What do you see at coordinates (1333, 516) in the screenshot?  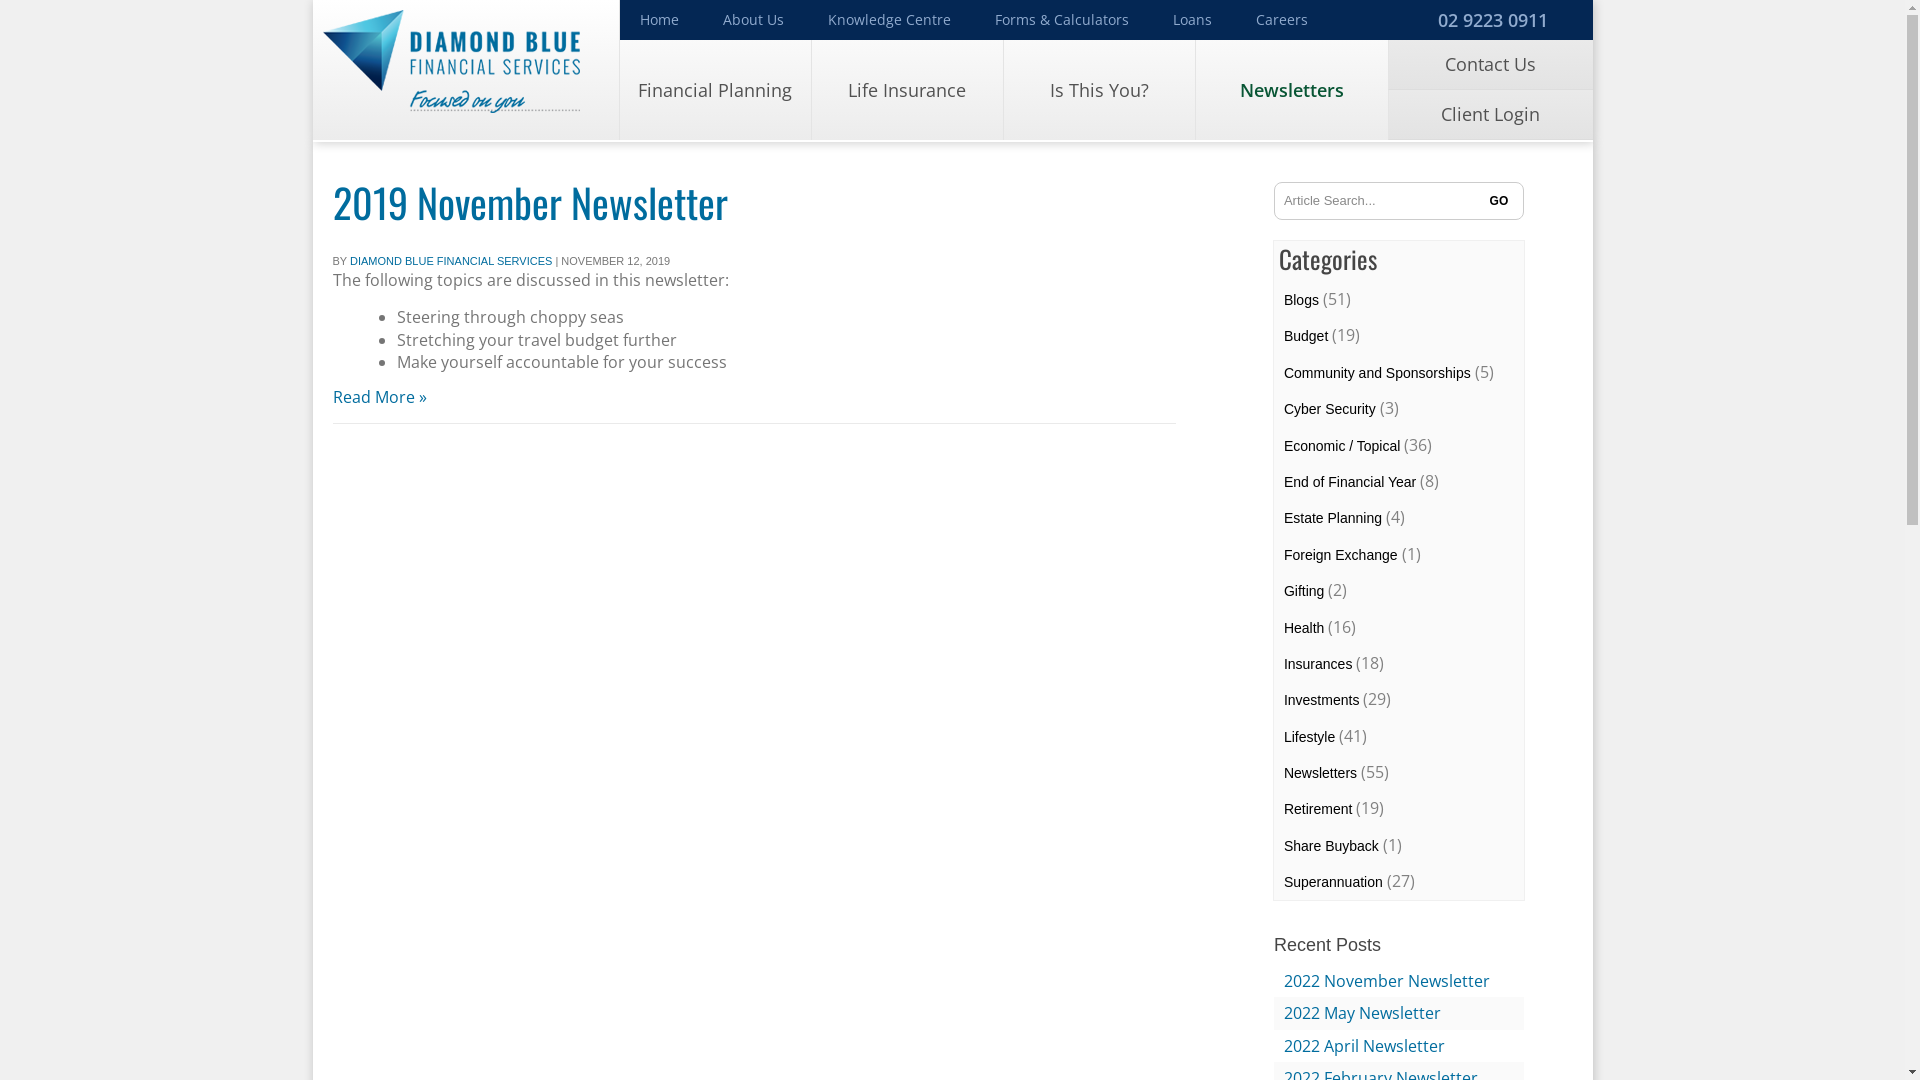 I see `'Estate Planning'` at bounding box center [1333, 516].